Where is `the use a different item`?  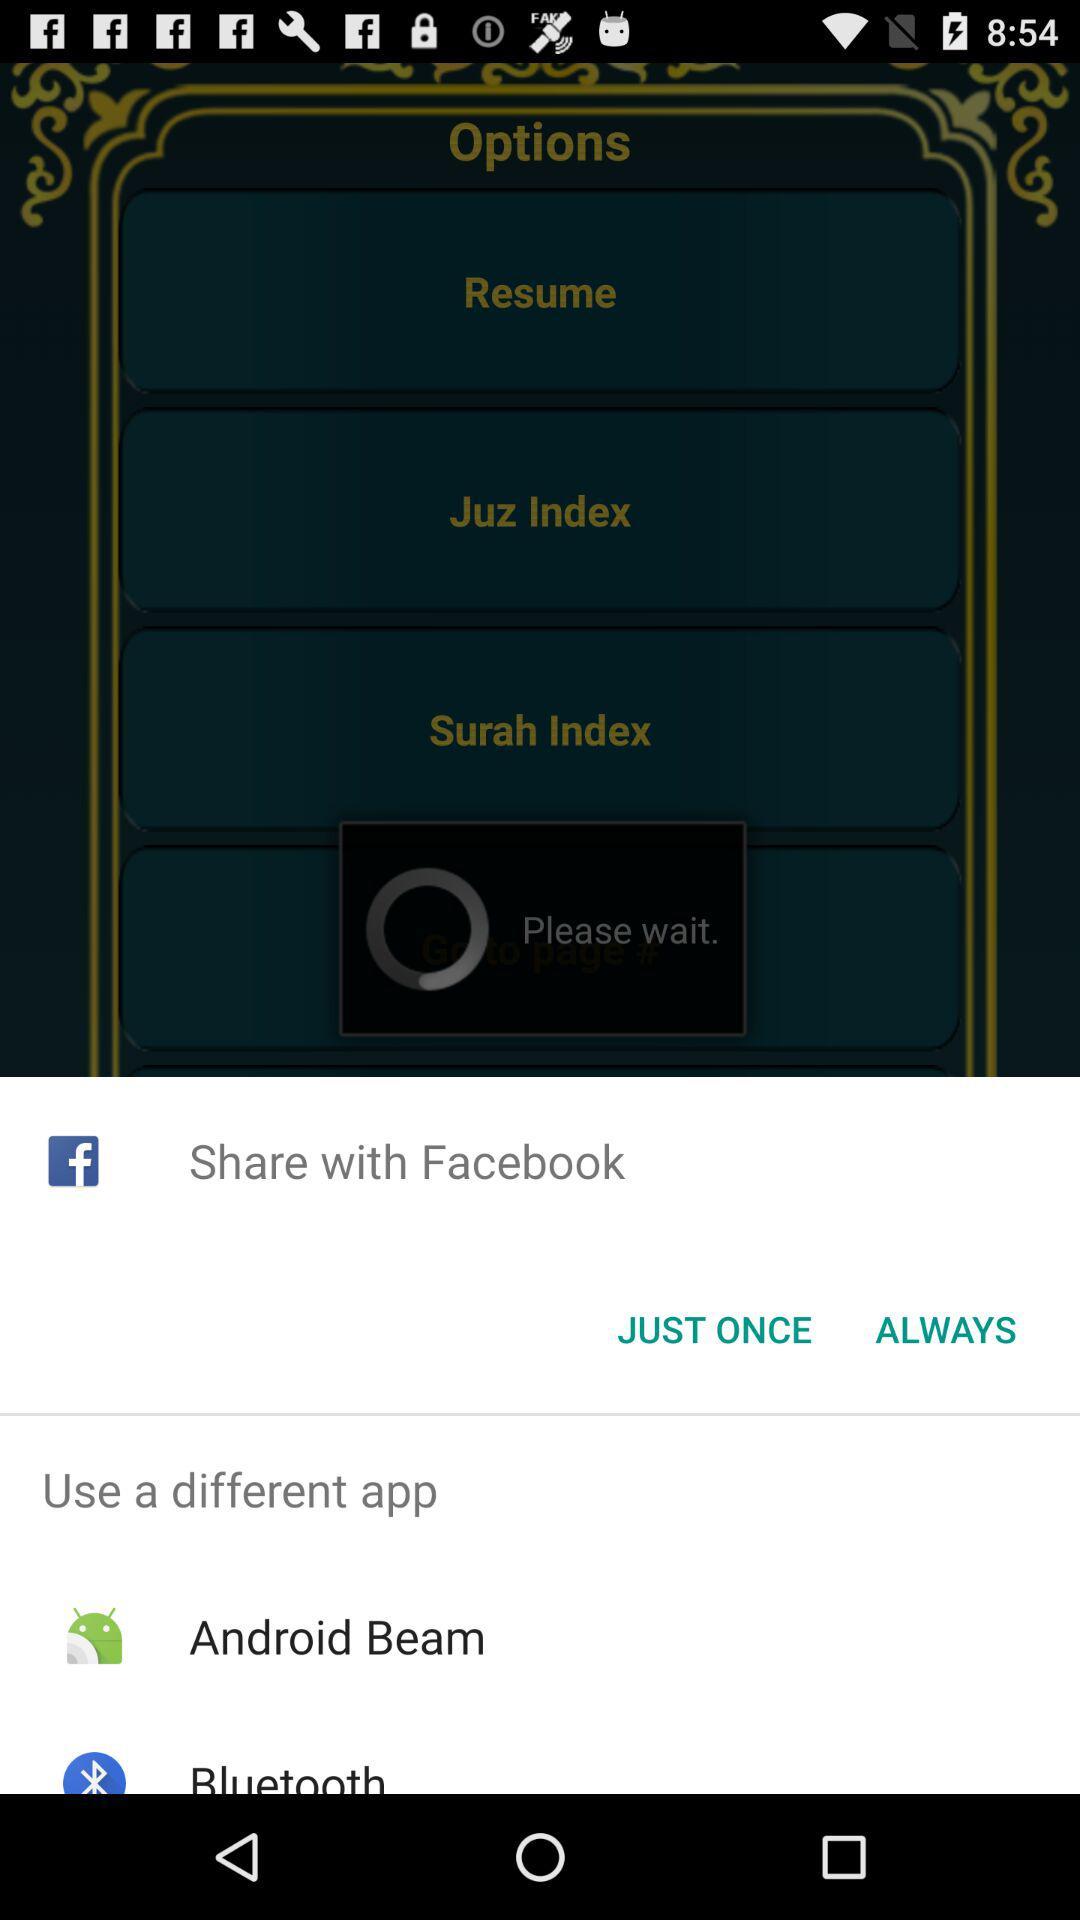
the use a different item is located at coordinates (540, 1489).